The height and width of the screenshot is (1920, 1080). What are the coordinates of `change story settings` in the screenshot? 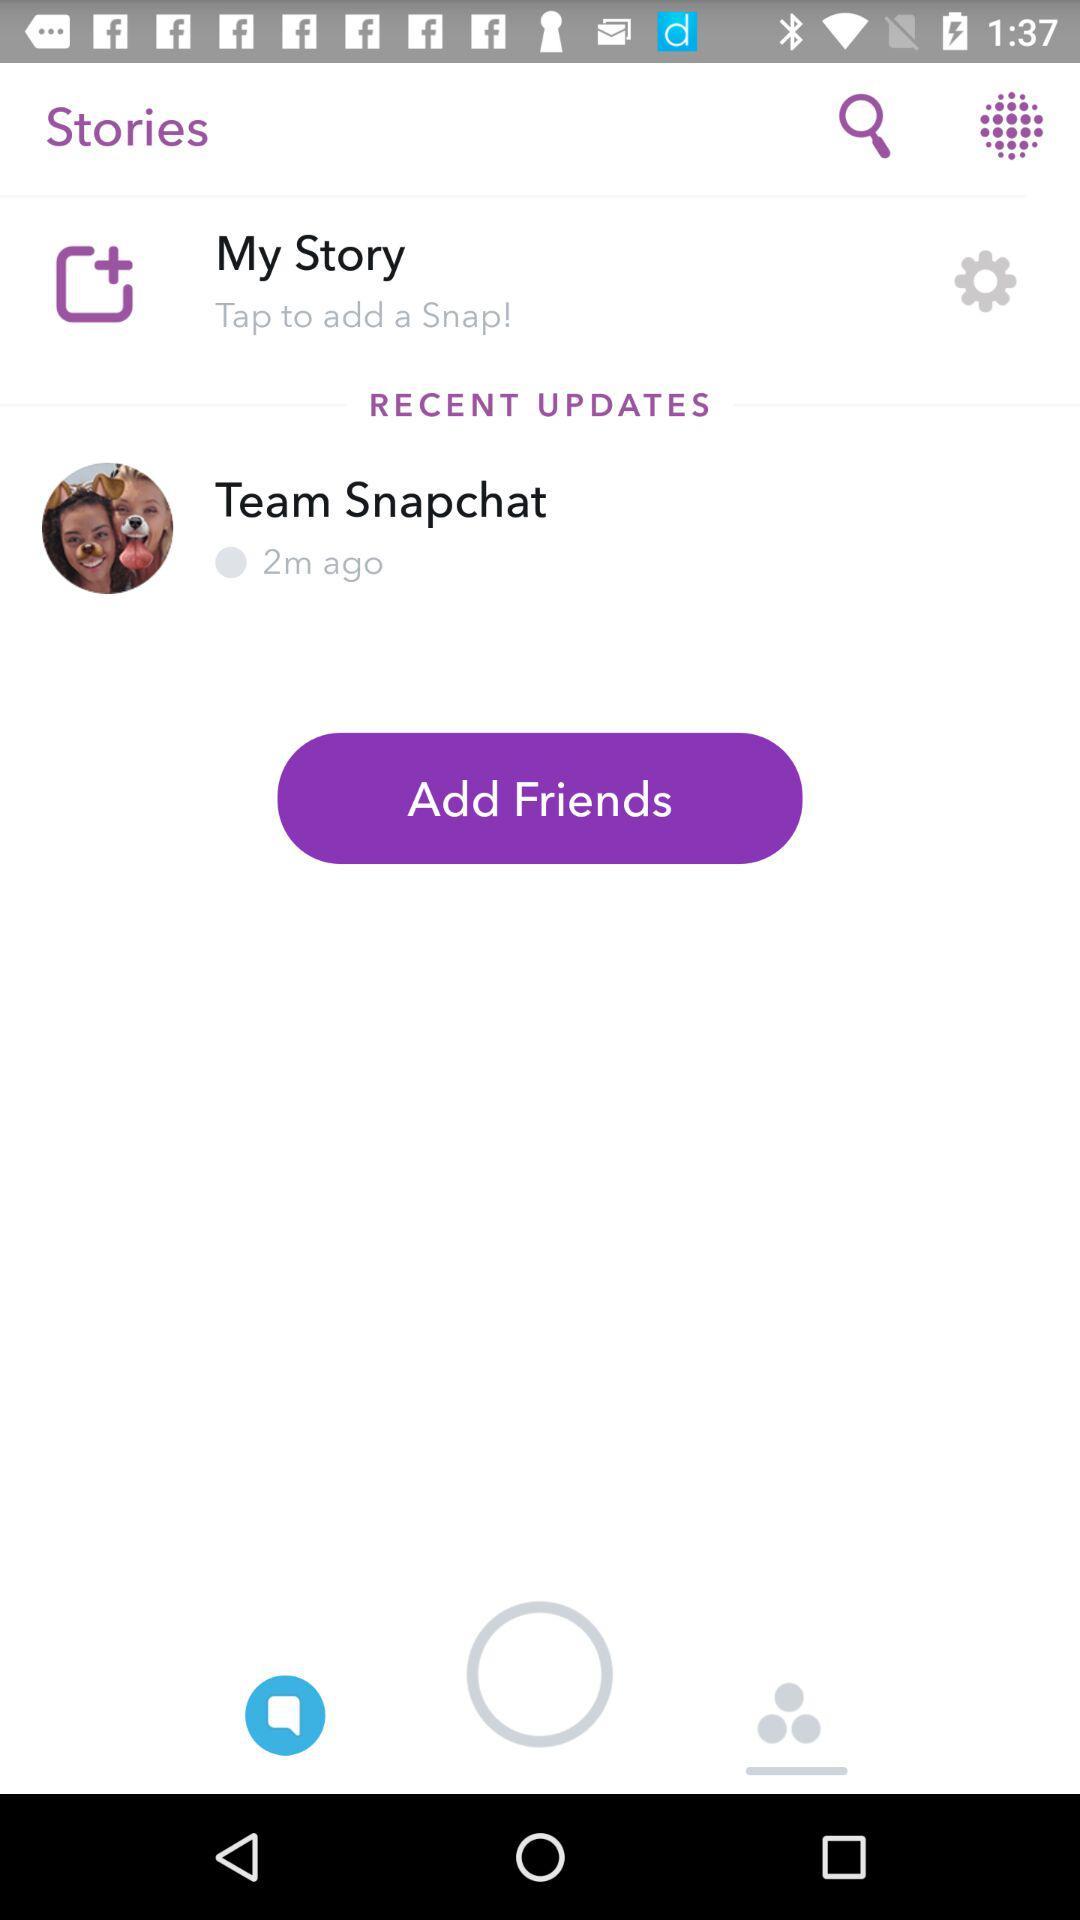 It's located at (984, 280).